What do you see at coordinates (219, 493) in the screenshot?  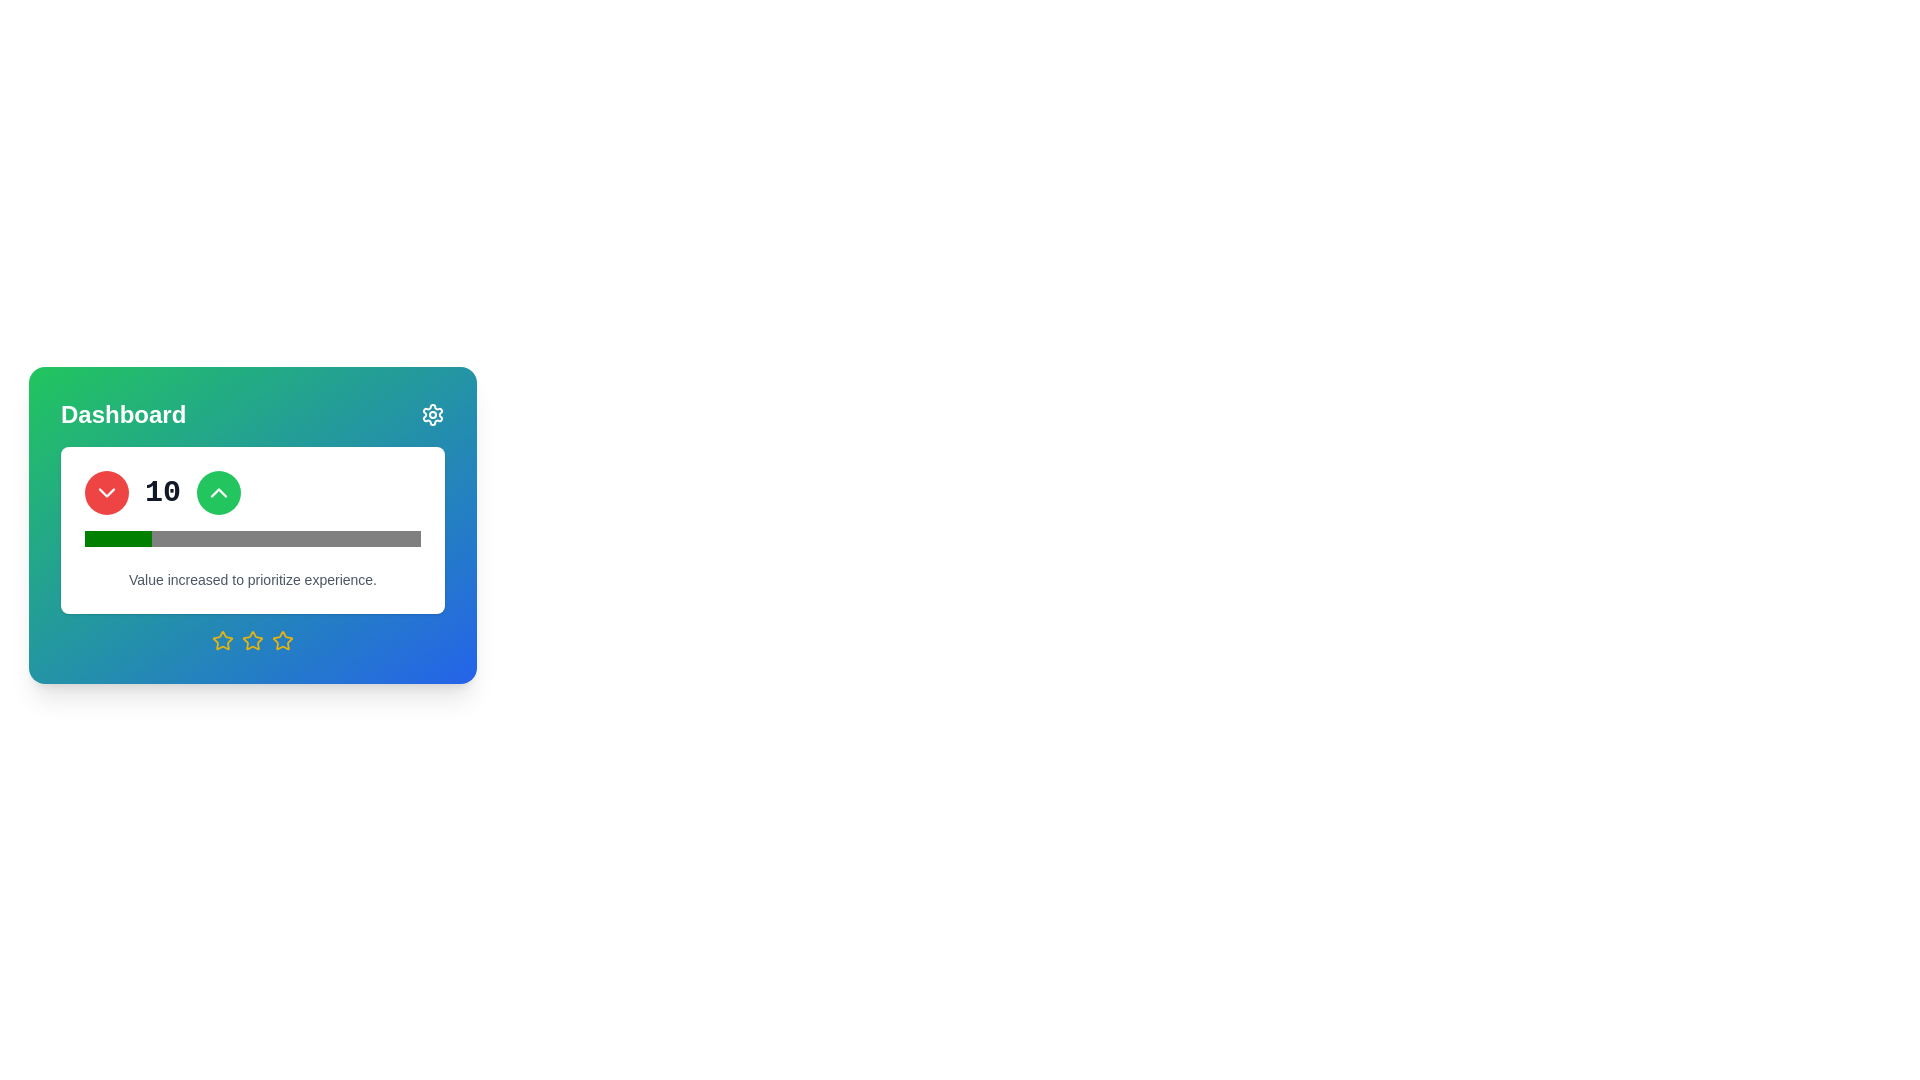 I see `the Chevron Up icon within the green button` at bounding box center [219, 493].